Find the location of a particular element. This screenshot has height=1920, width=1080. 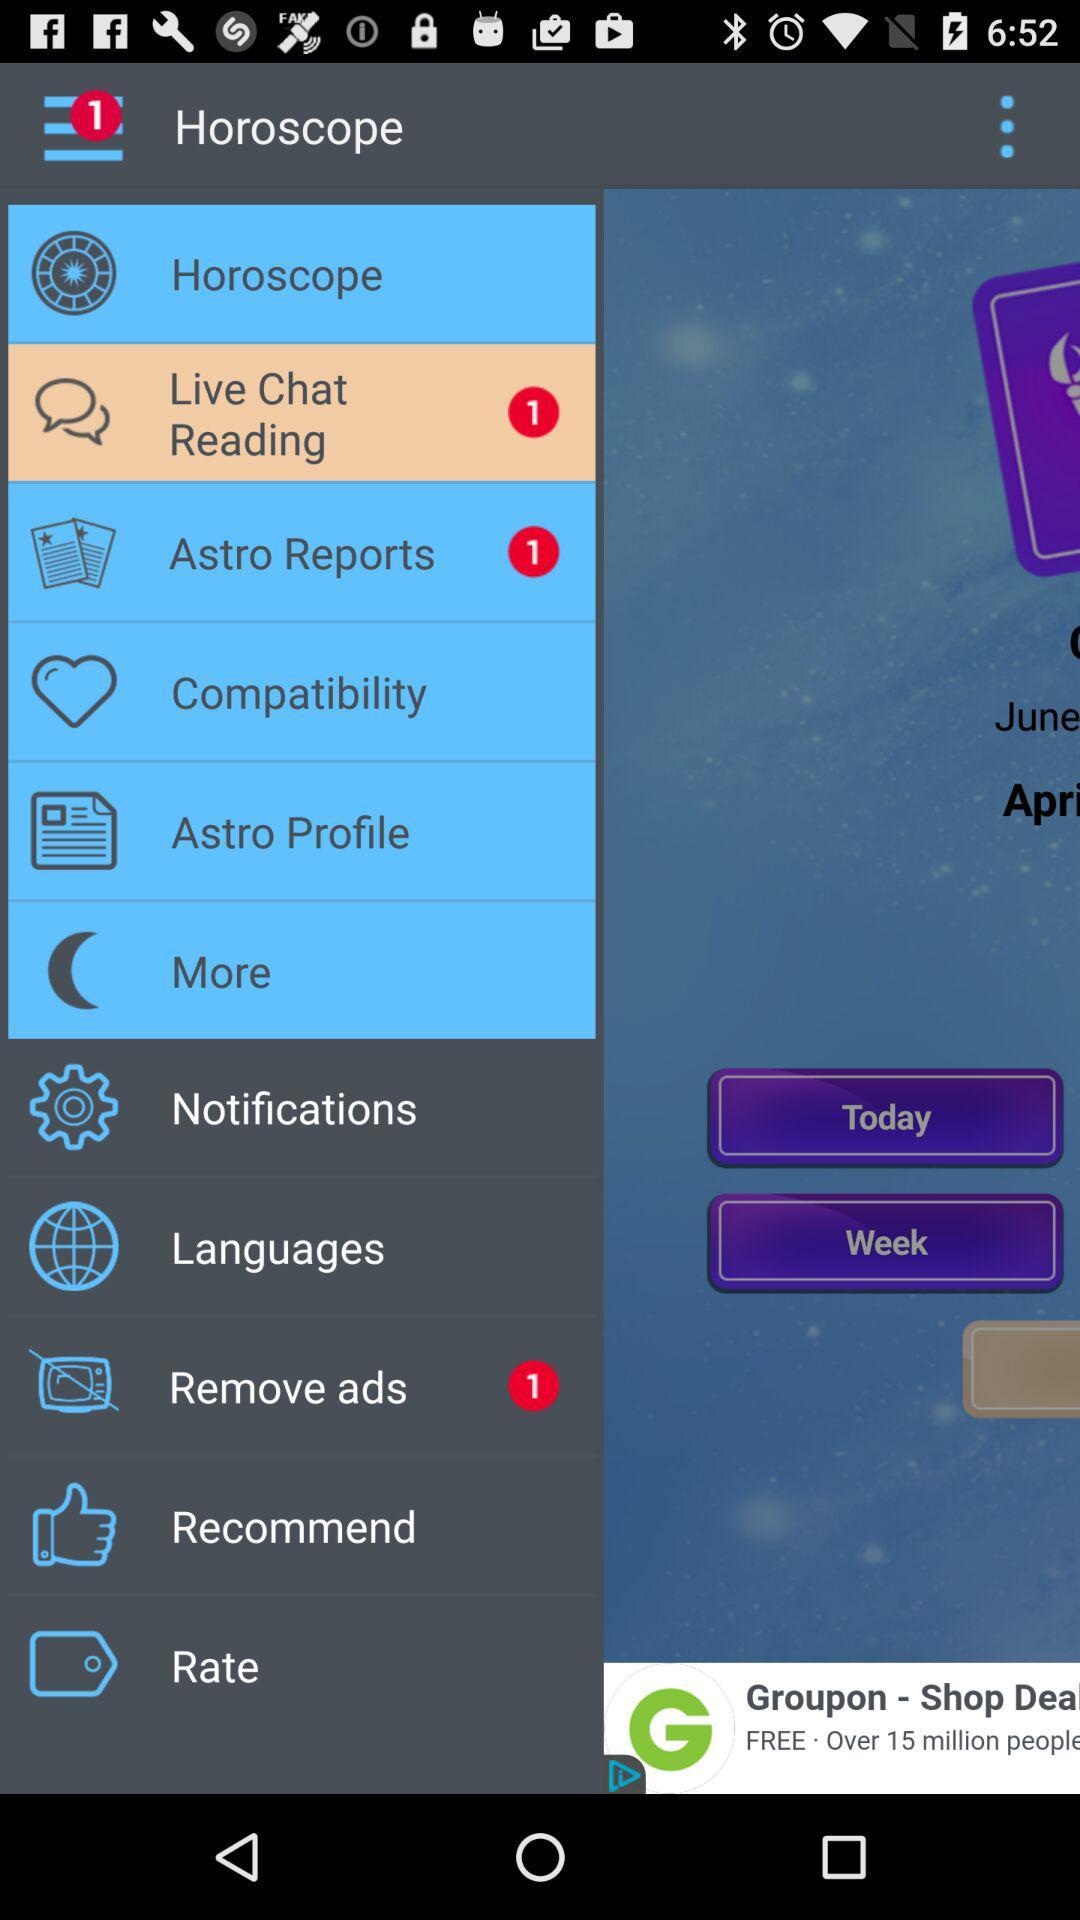

recommend option icon on left side is located at coordinates (72, 1524).